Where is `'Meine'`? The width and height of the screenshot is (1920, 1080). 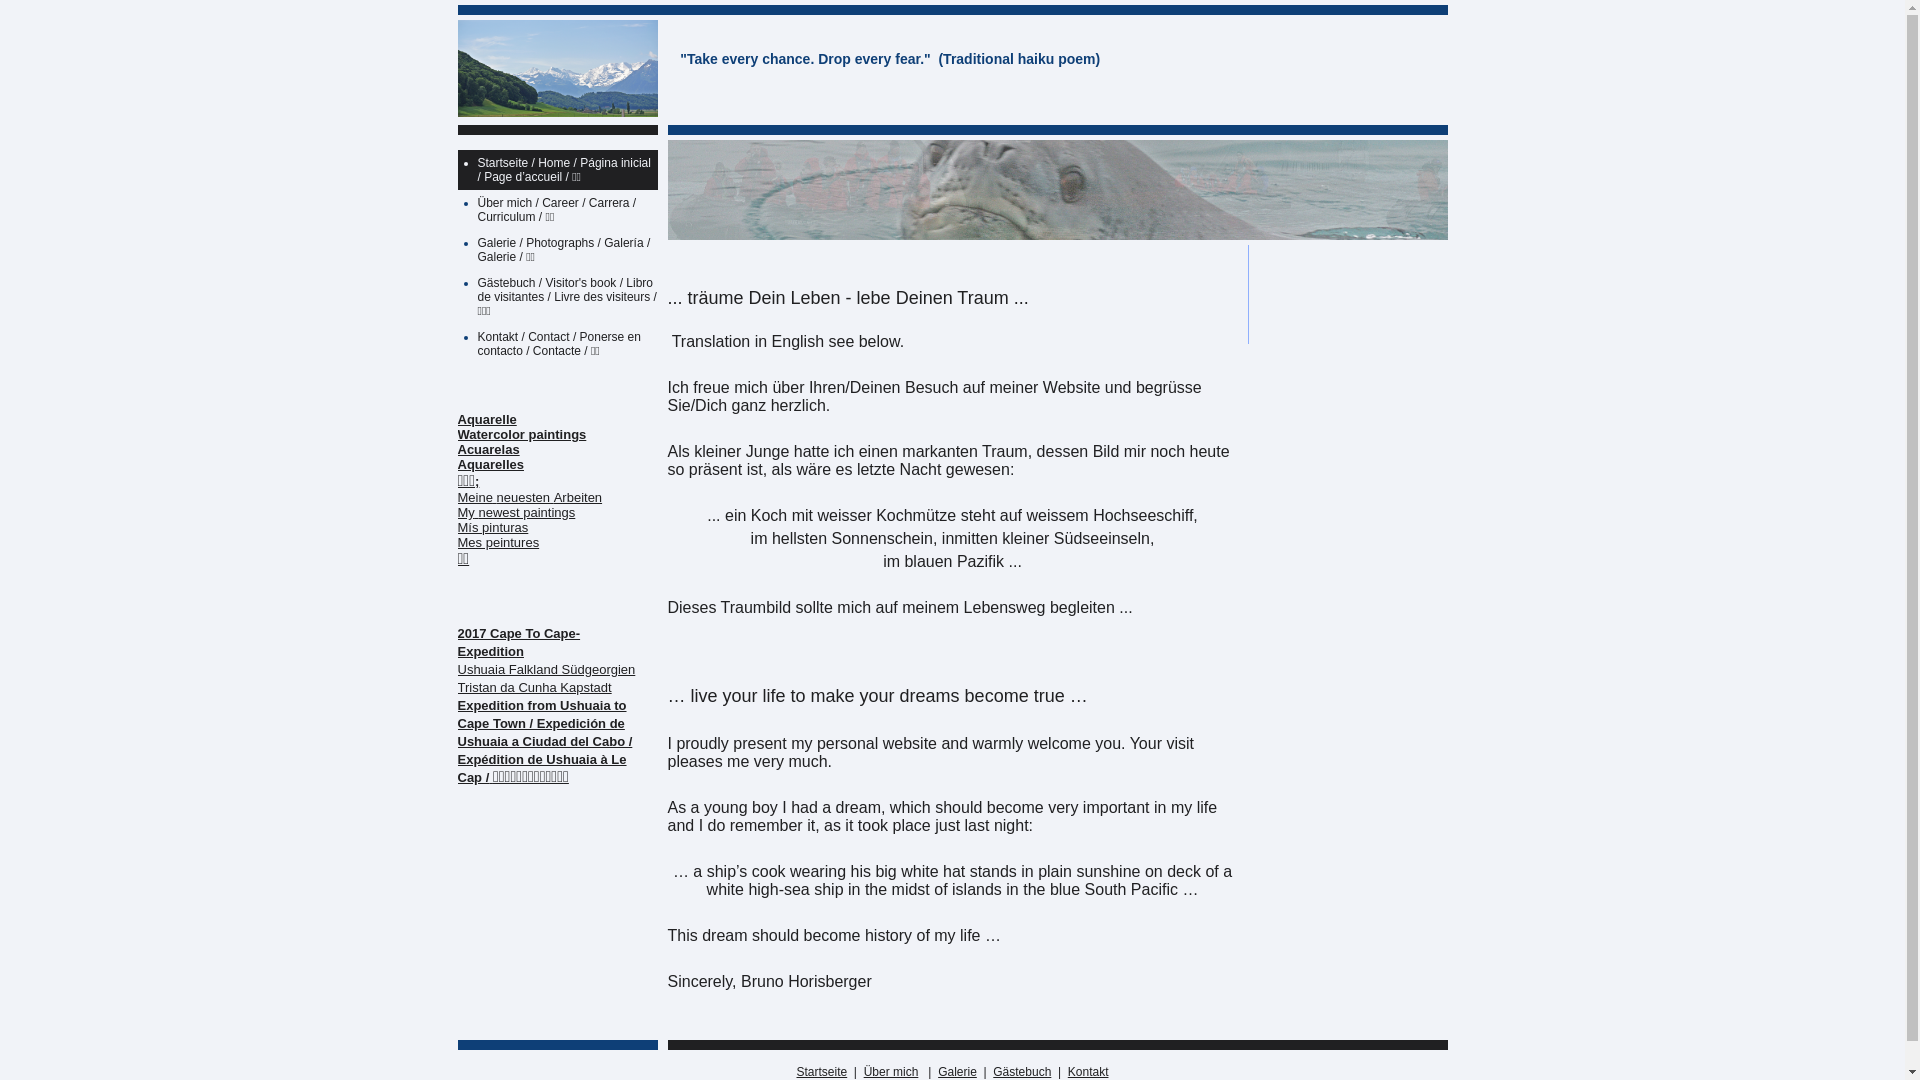 'Meine' is located at coordinates (474, 496).